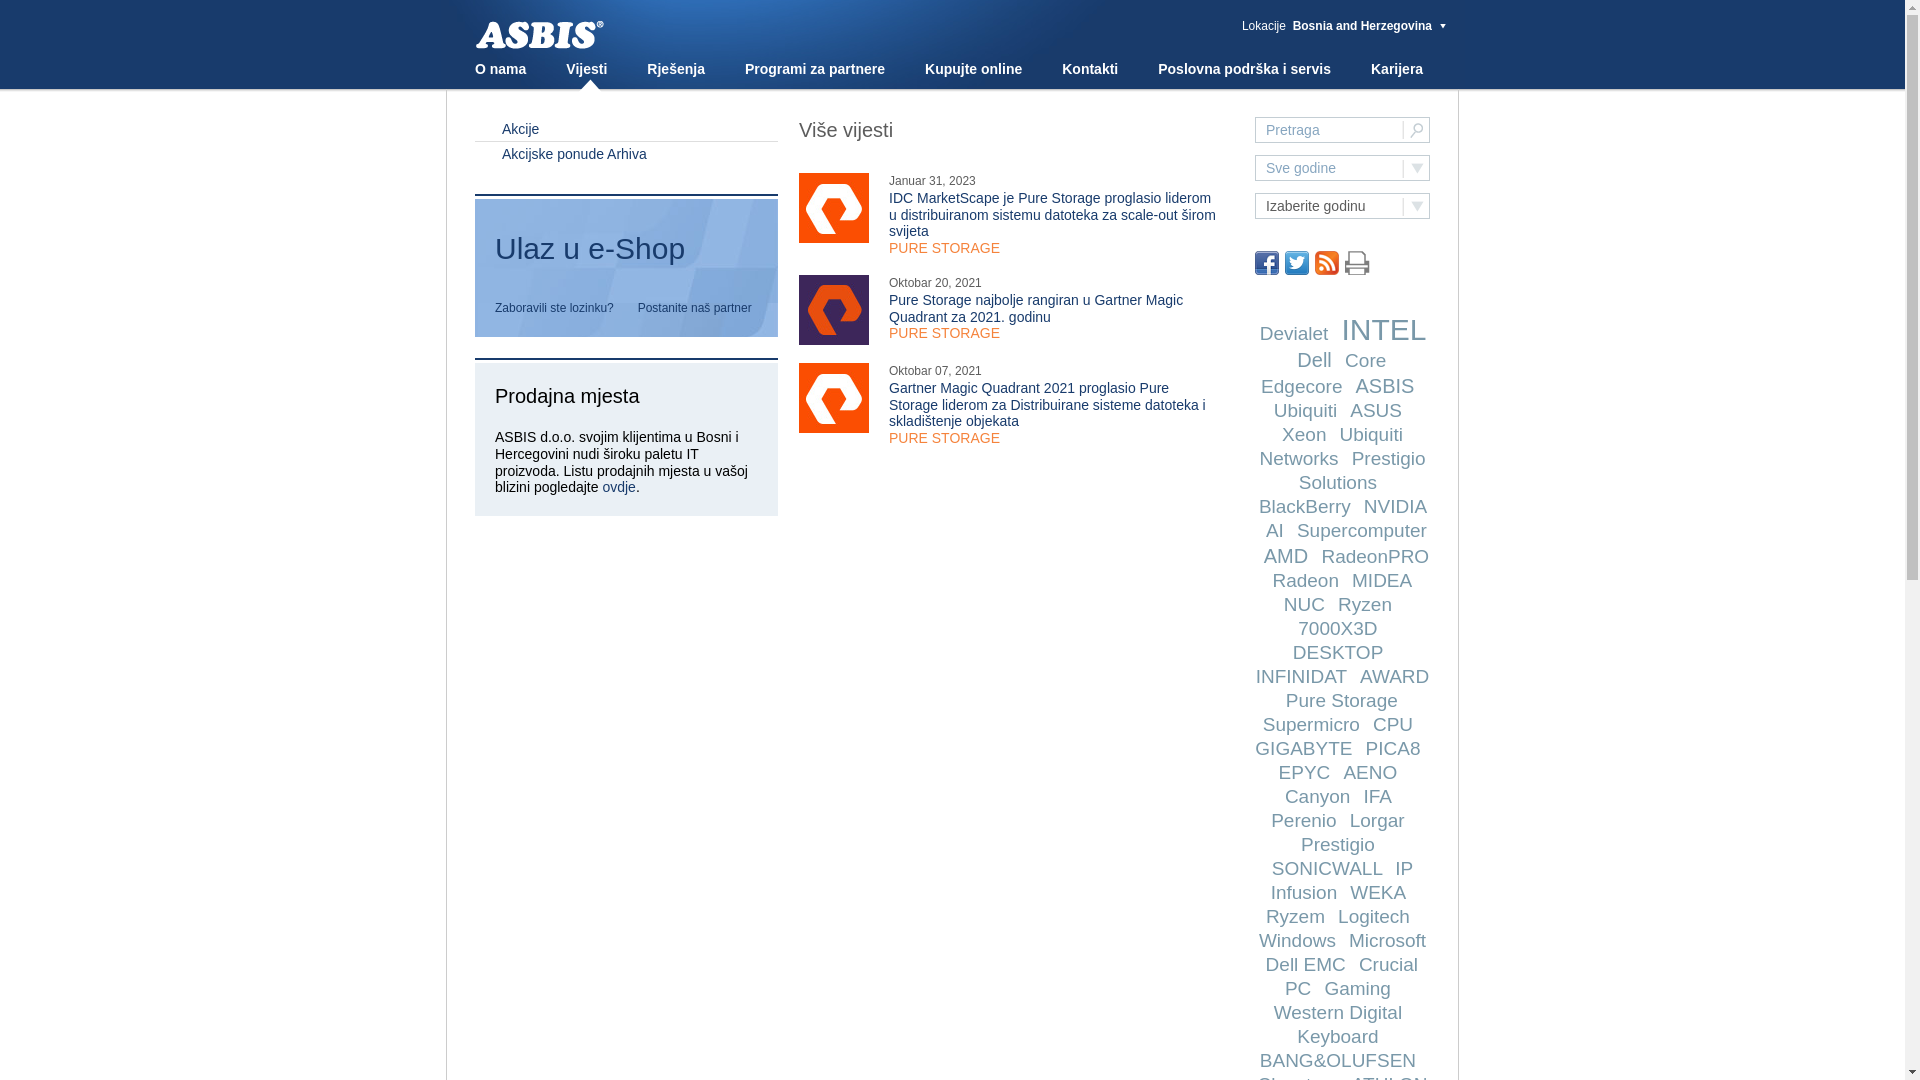 The image size is (1920, 1080). I want to click on 'AMD', so click(1262, 555).